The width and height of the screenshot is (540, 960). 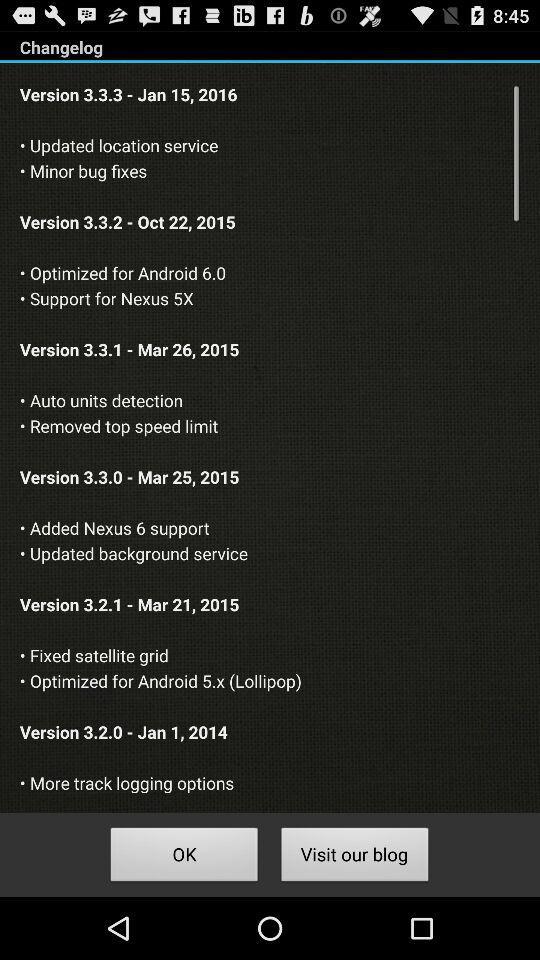 I want to click on app below the version 3 3, so click(x=354, y=856).